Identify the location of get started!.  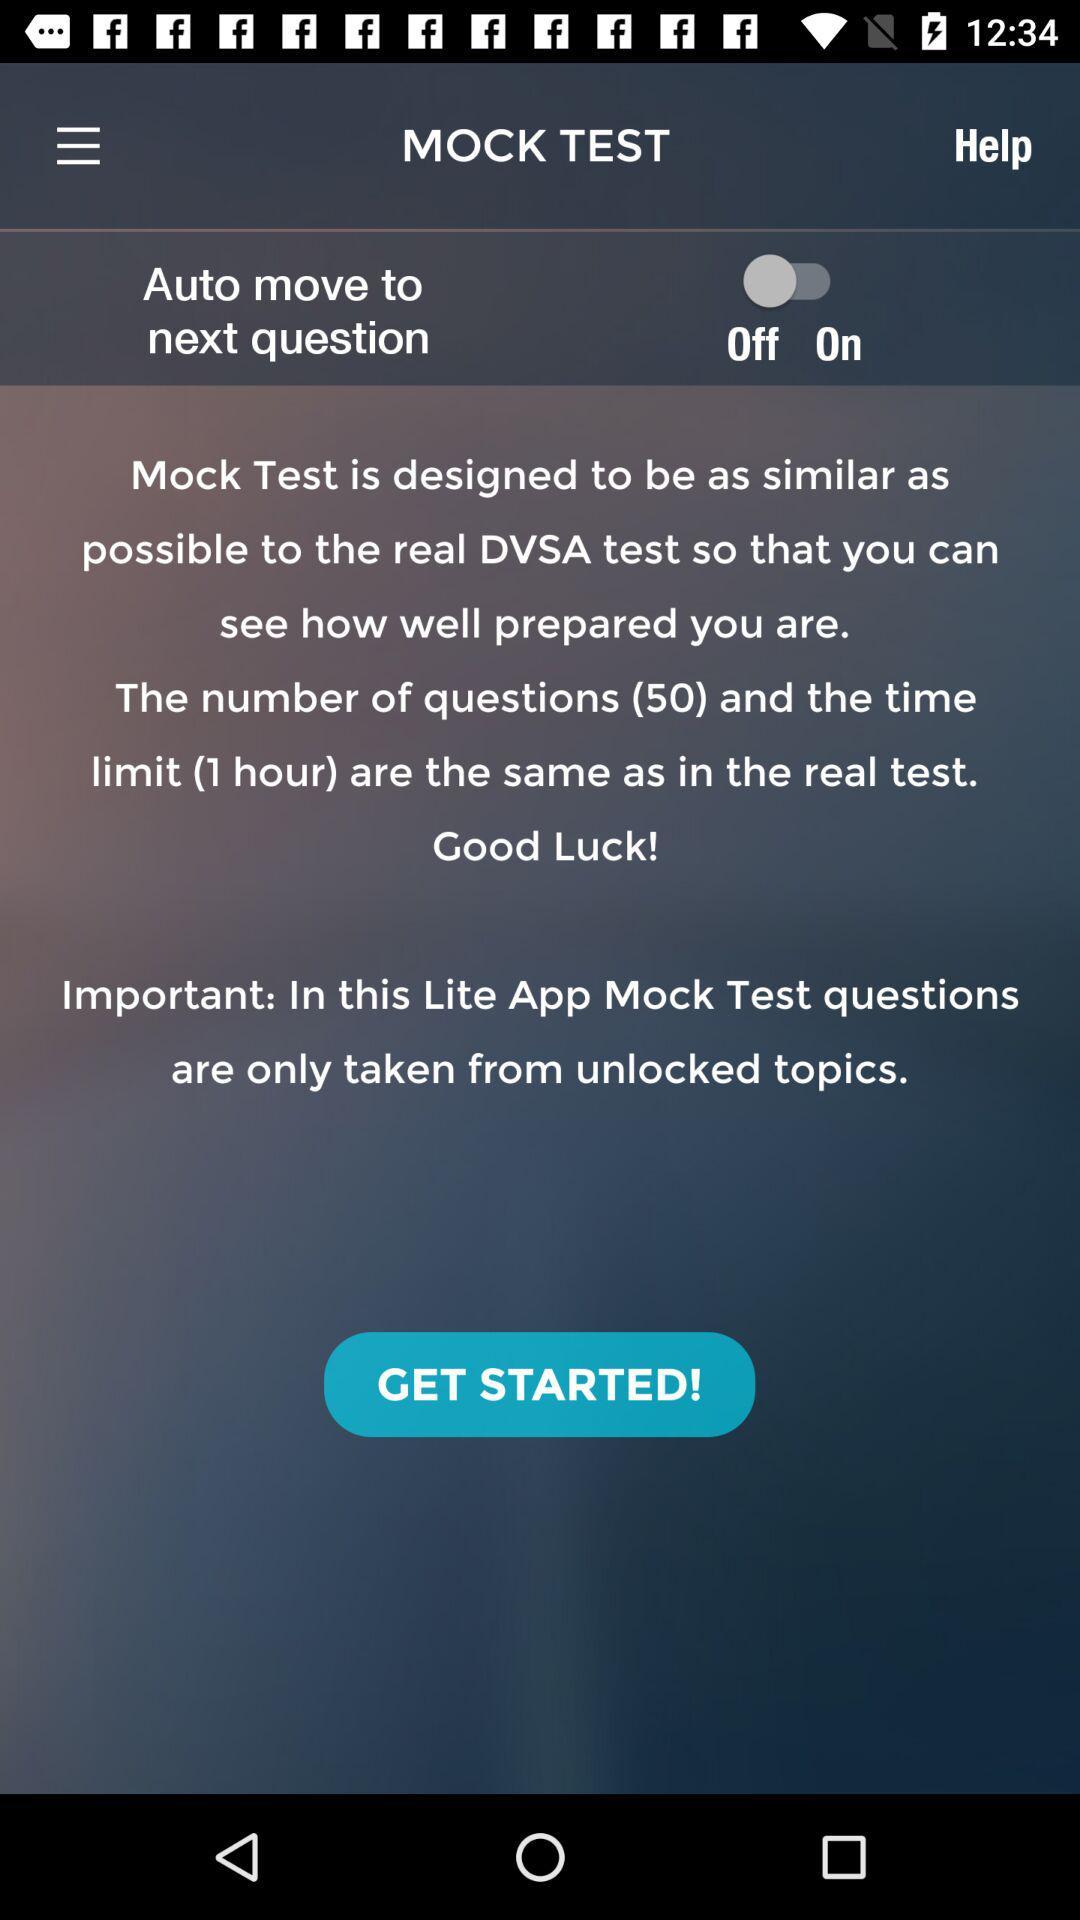
(538, 1383).